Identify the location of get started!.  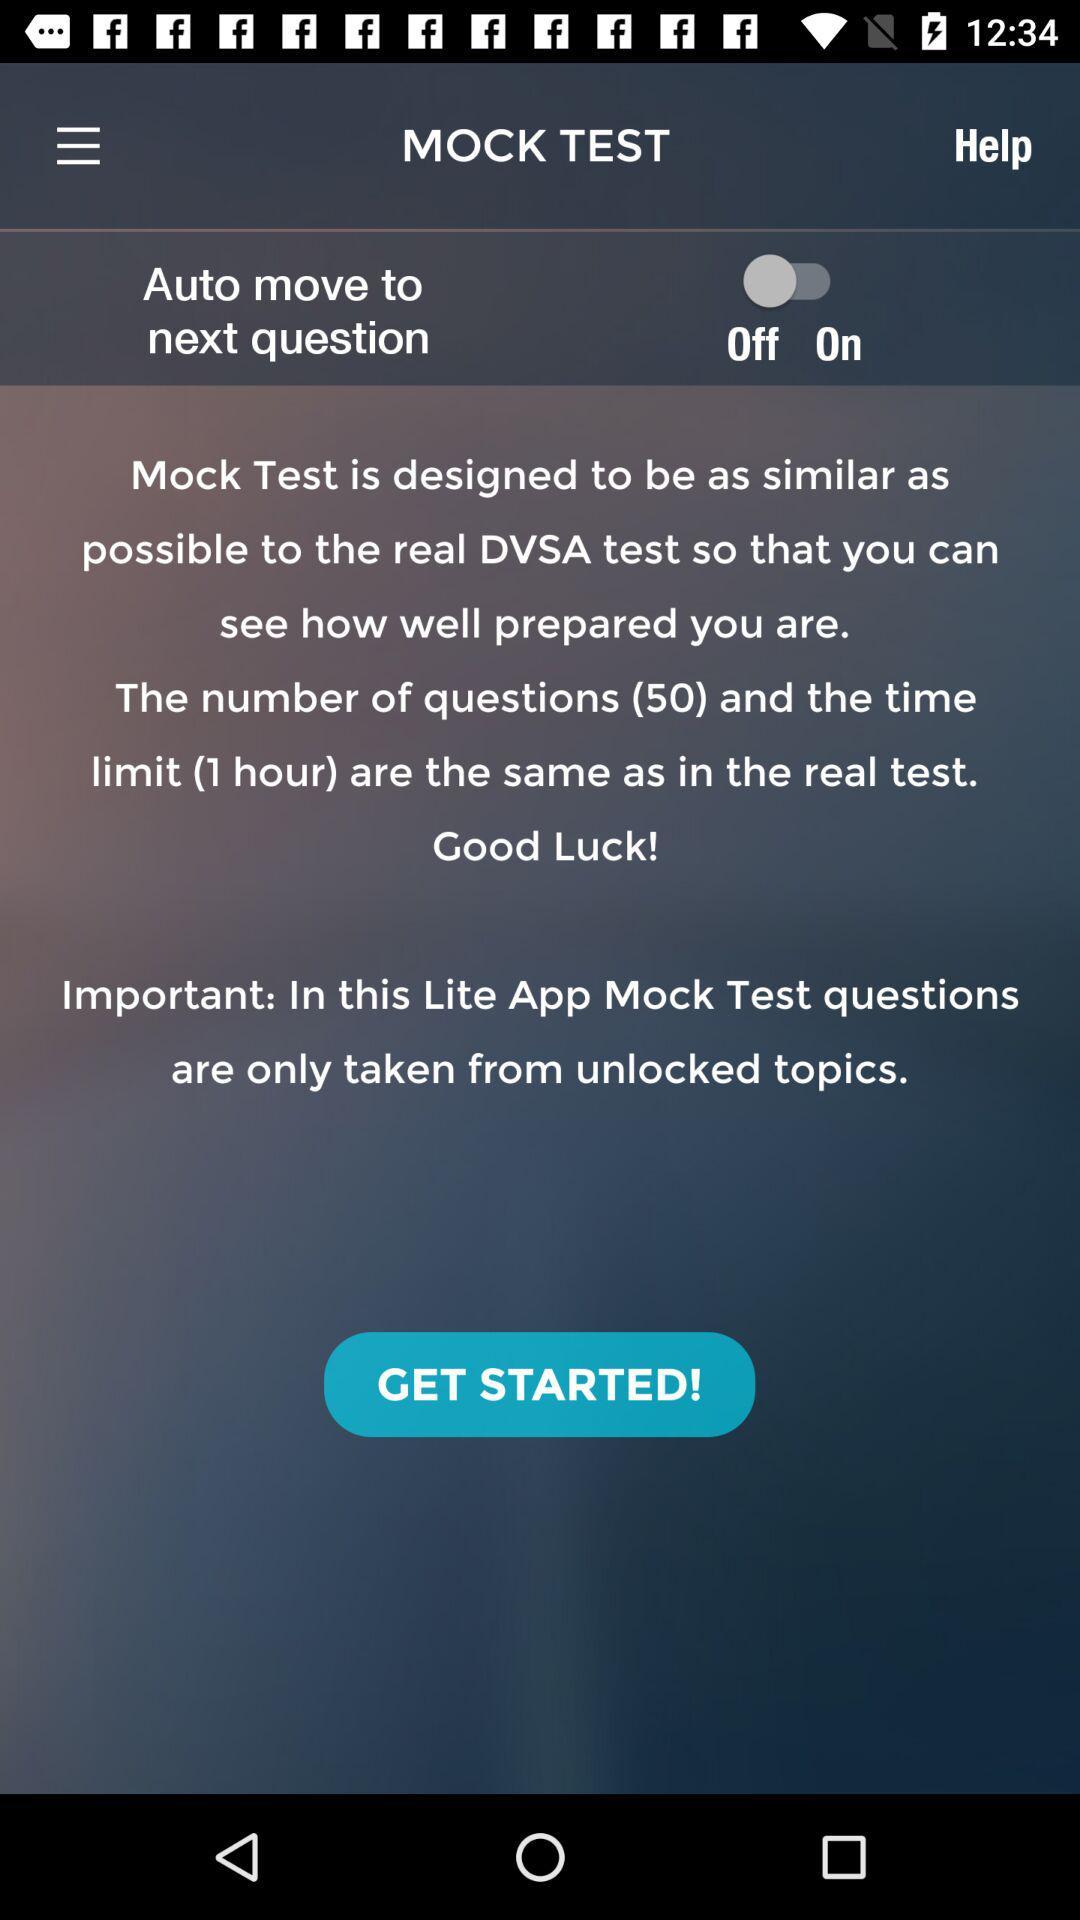
(538, 1383).